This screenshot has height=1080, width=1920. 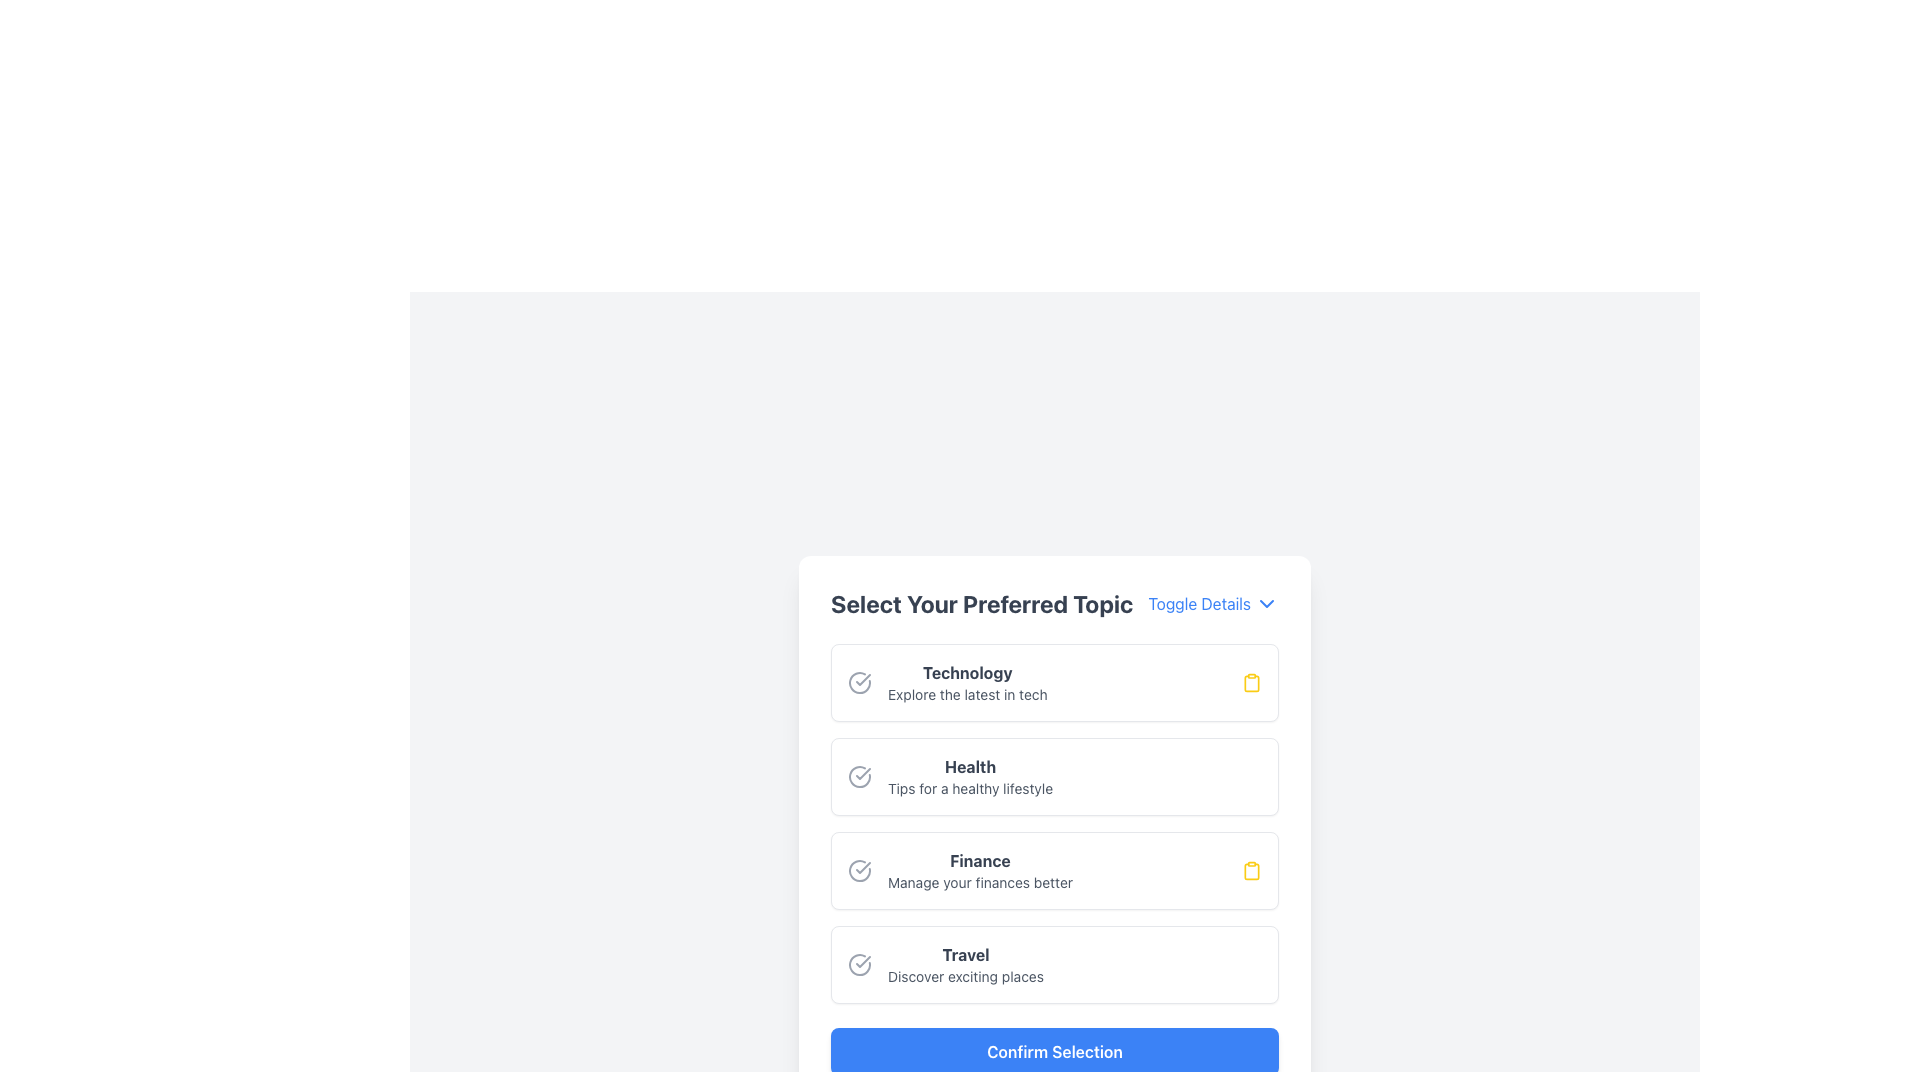 What do you see at coordinates (944, 963) in the screenshot?
I see `the text component labeled 'Travel' which is bold and has the description 'Discover exciting places' beneath it` at bounding box center [944, 963].